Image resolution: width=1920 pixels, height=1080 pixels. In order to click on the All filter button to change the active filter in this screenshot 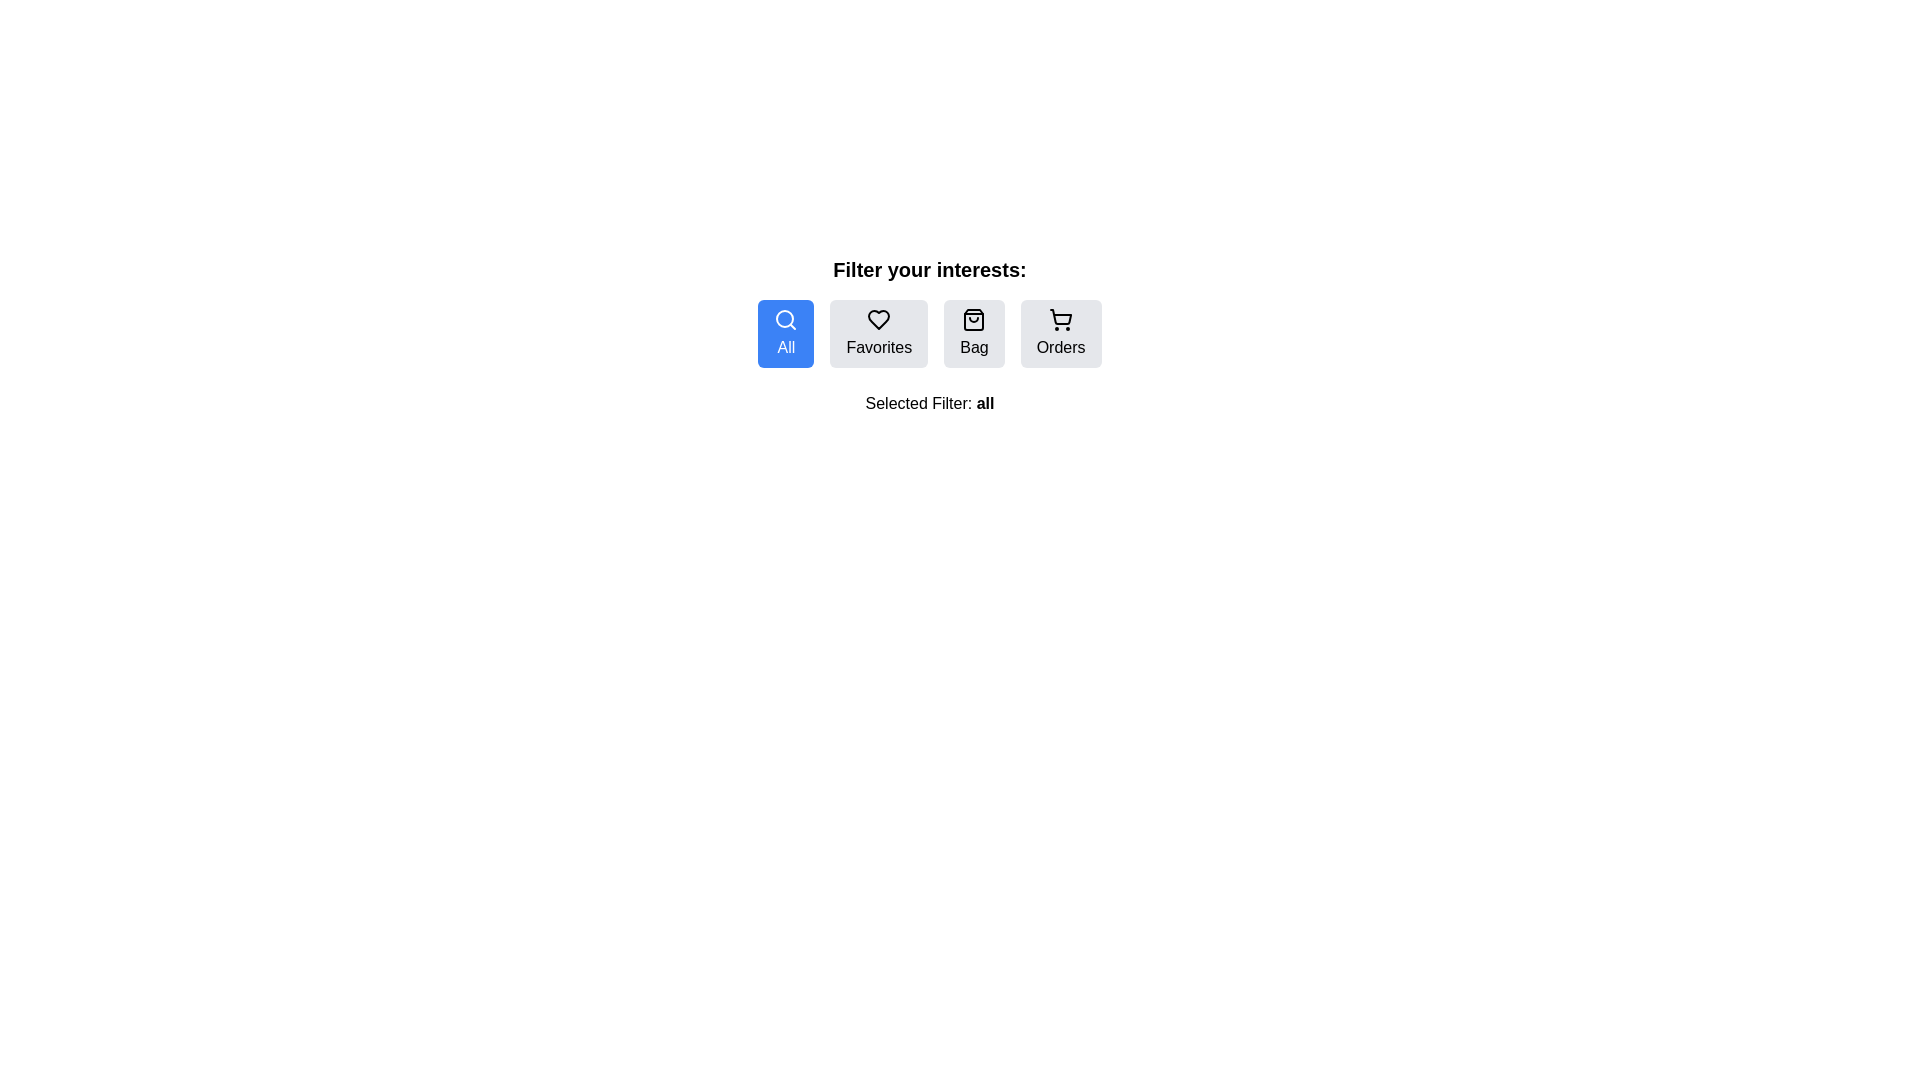, I will do `click(785, 333)`.